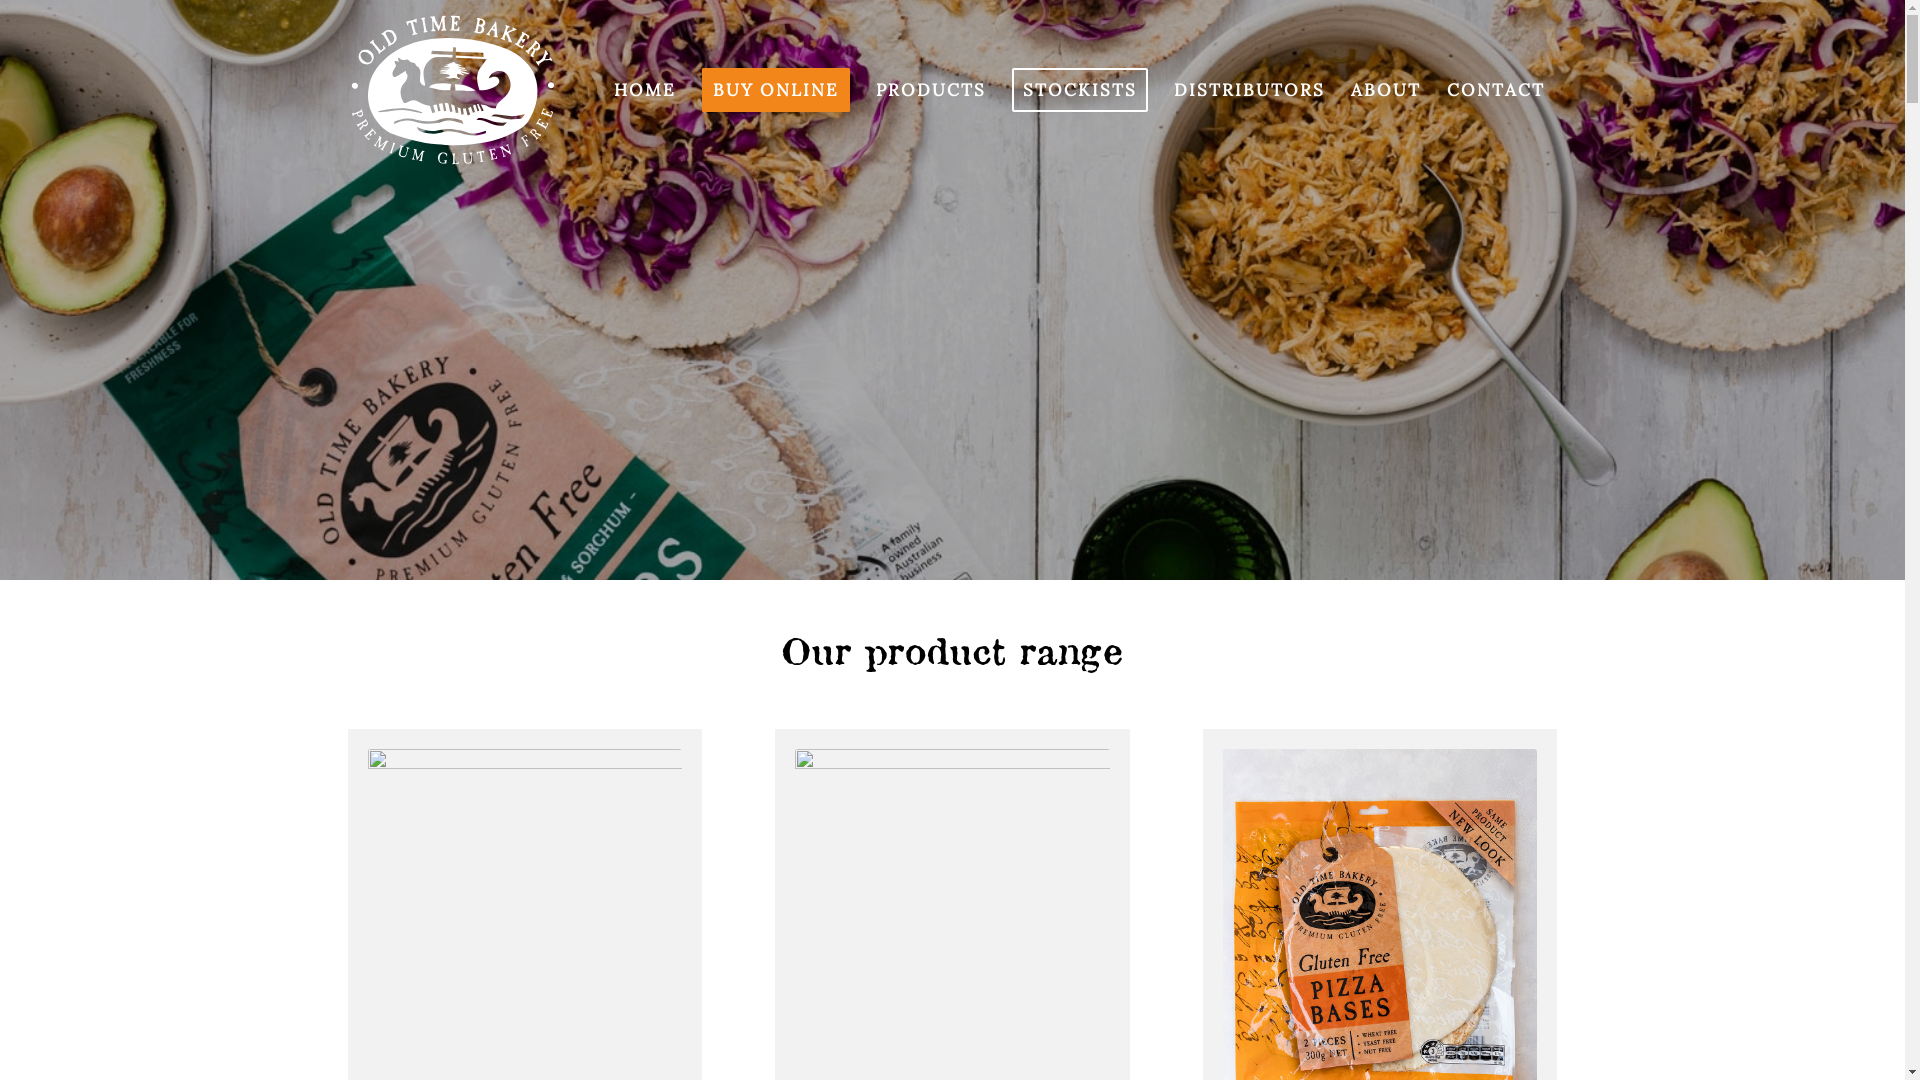  Describe the element at coordinates (1078, 88) in the screenshot. I see `'STOCKISTS'` at that location.